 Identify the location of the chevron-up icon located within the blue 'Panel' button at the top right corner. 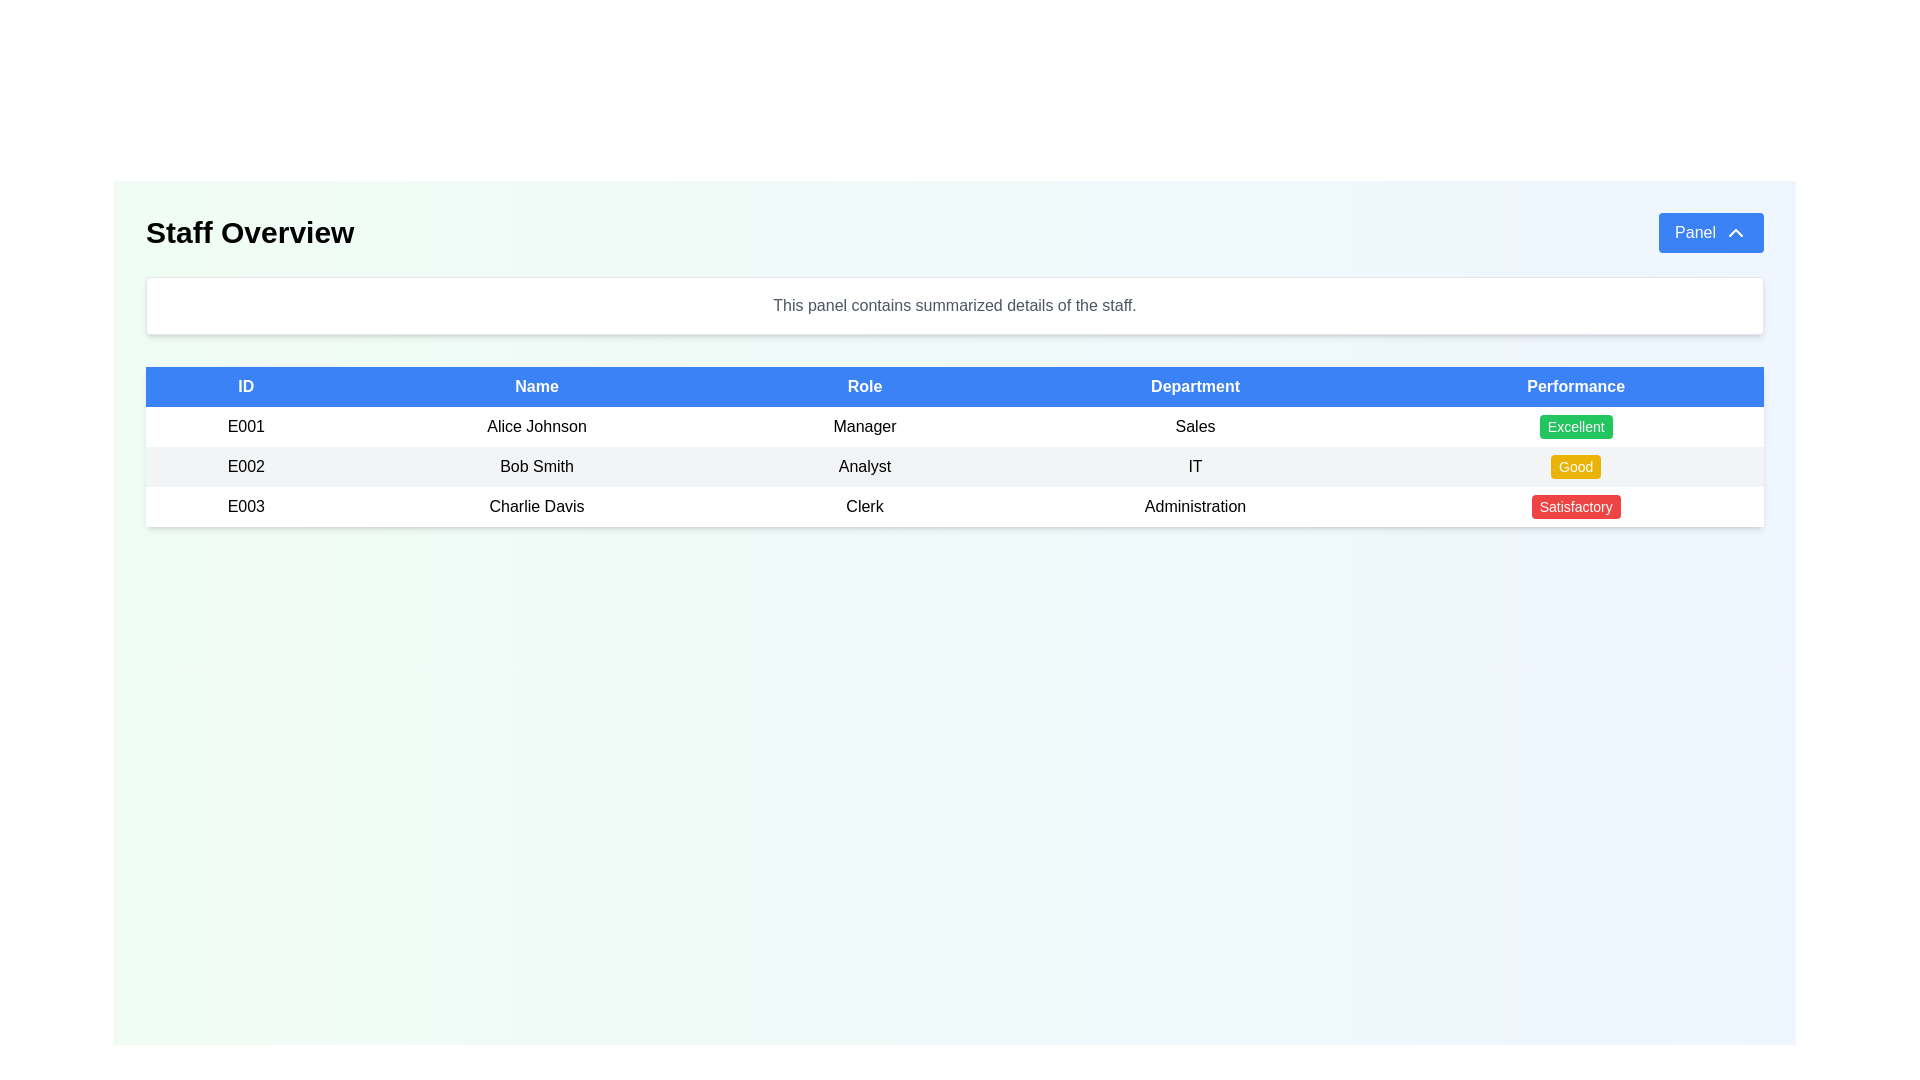
(1735, 231).